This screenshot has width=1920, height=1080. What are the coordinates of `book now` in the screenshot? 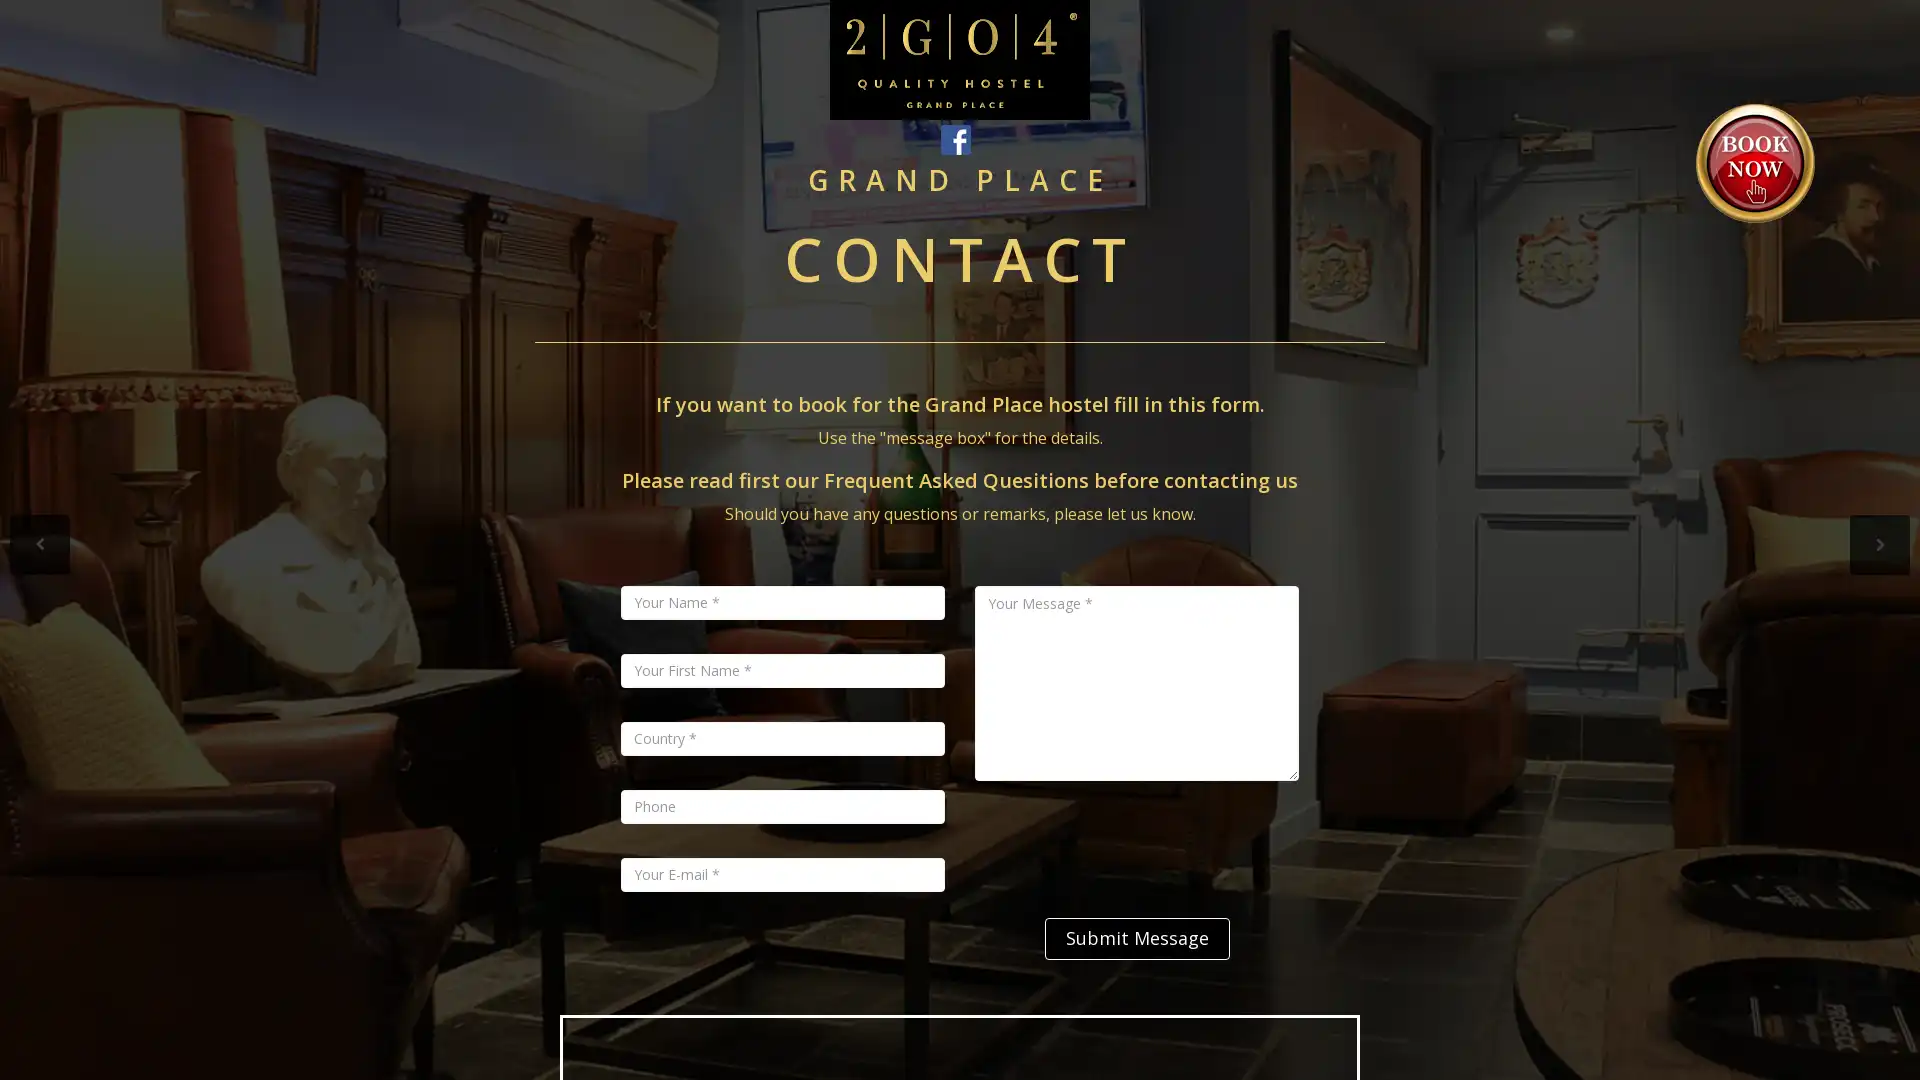 It's located at (1754, 162).